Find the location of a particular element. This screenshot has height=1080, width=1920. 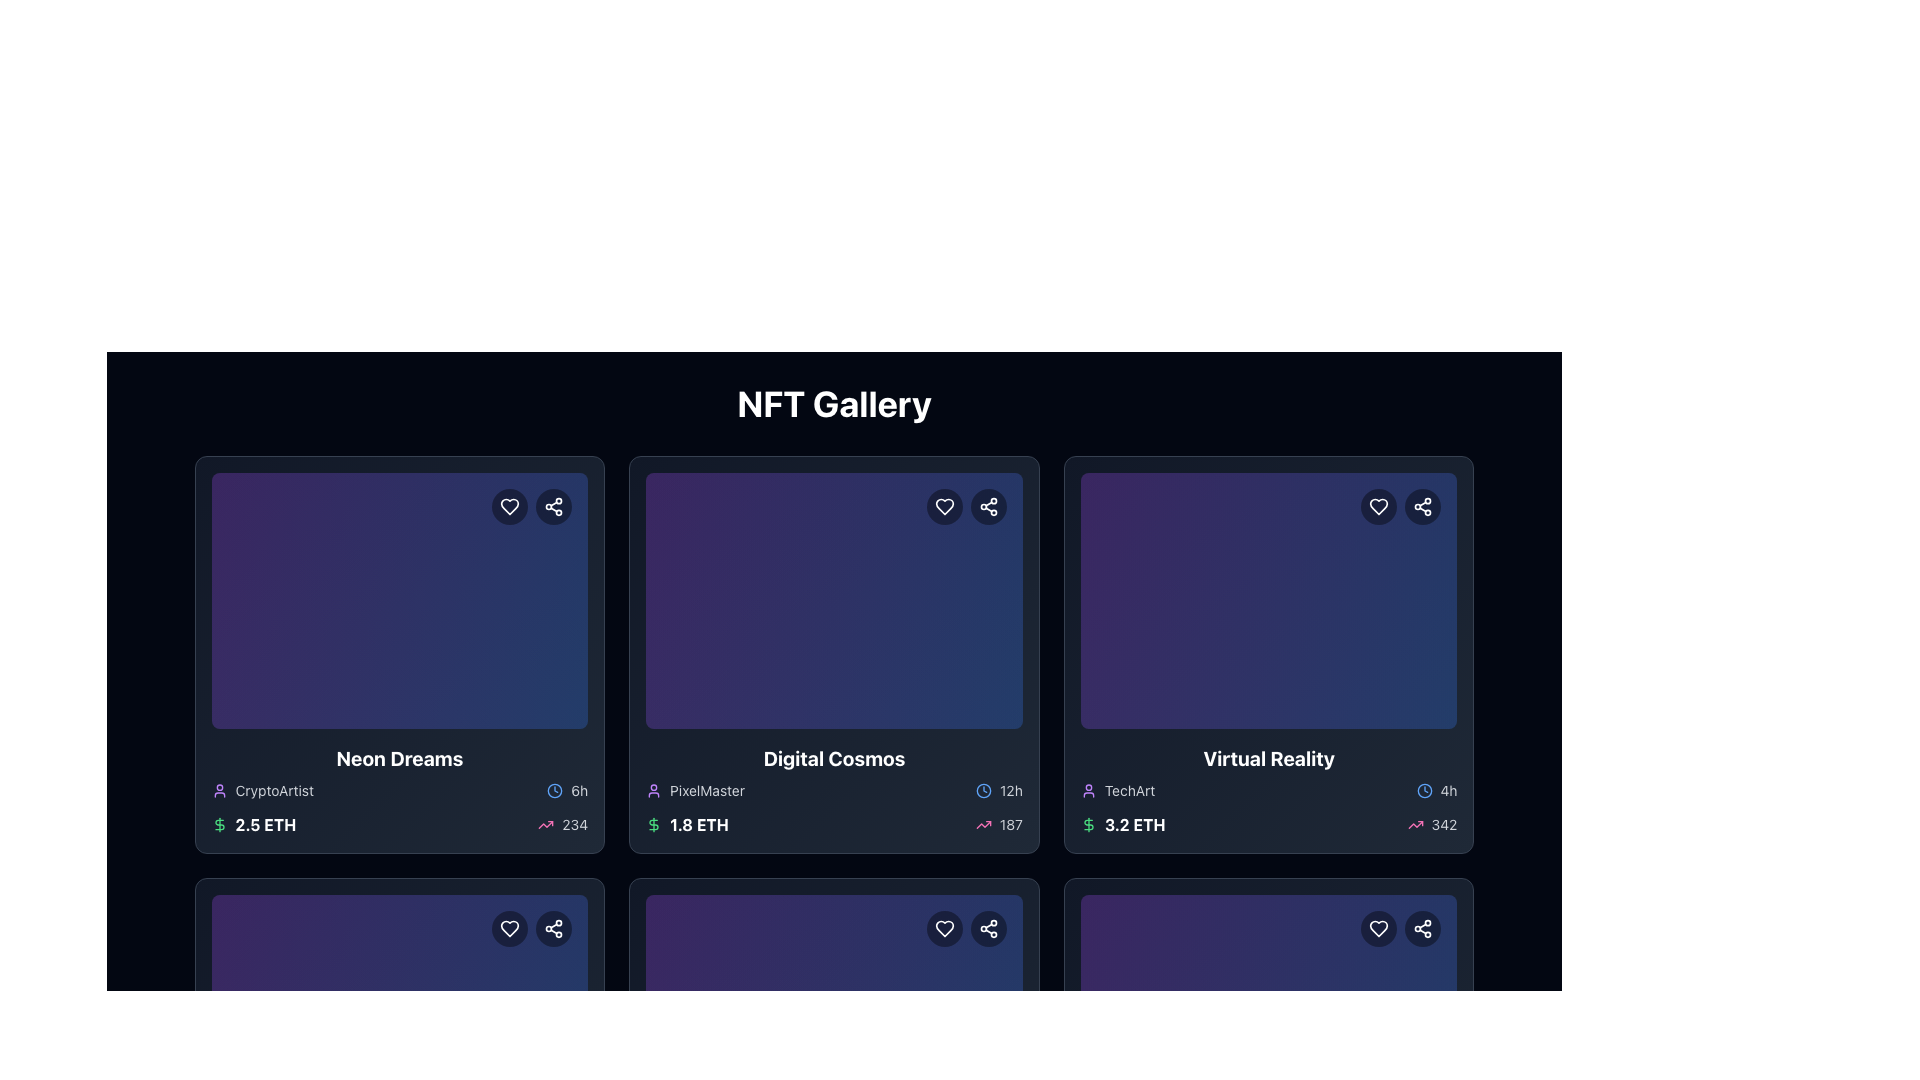

the text label that identifies the associated NFT or entity, located in the middle column of the NFT gallery grid, underneath the image and above the text 'PixelMaster' and '1.8 ETH' is located at coordinates (834, 759).